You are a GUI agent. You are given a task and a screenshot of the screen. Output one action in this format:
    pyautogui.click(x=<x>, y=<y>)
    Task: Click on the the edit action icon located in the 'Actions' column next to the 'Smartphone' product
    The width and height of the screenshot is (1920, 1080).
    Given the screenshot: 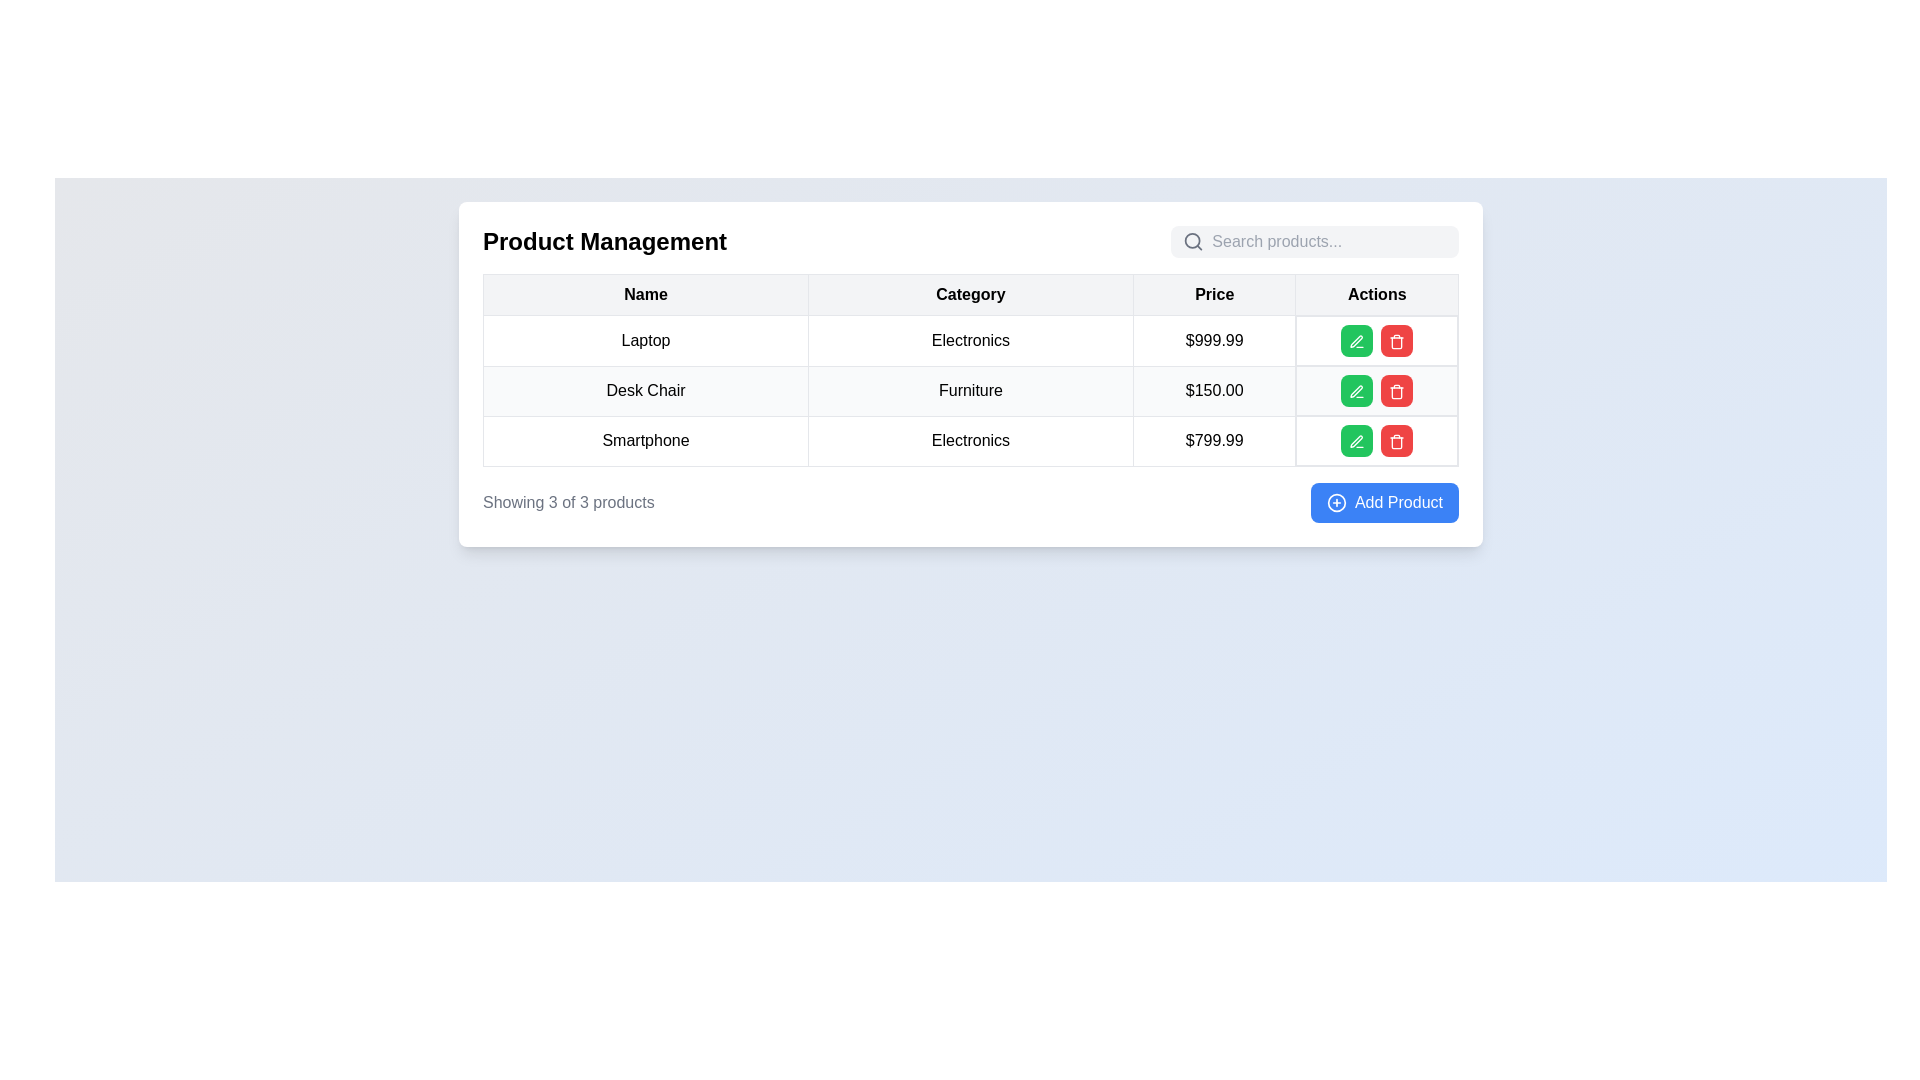 What is the action you would take?
    pyautogui.click(x=1356, y=440)
    